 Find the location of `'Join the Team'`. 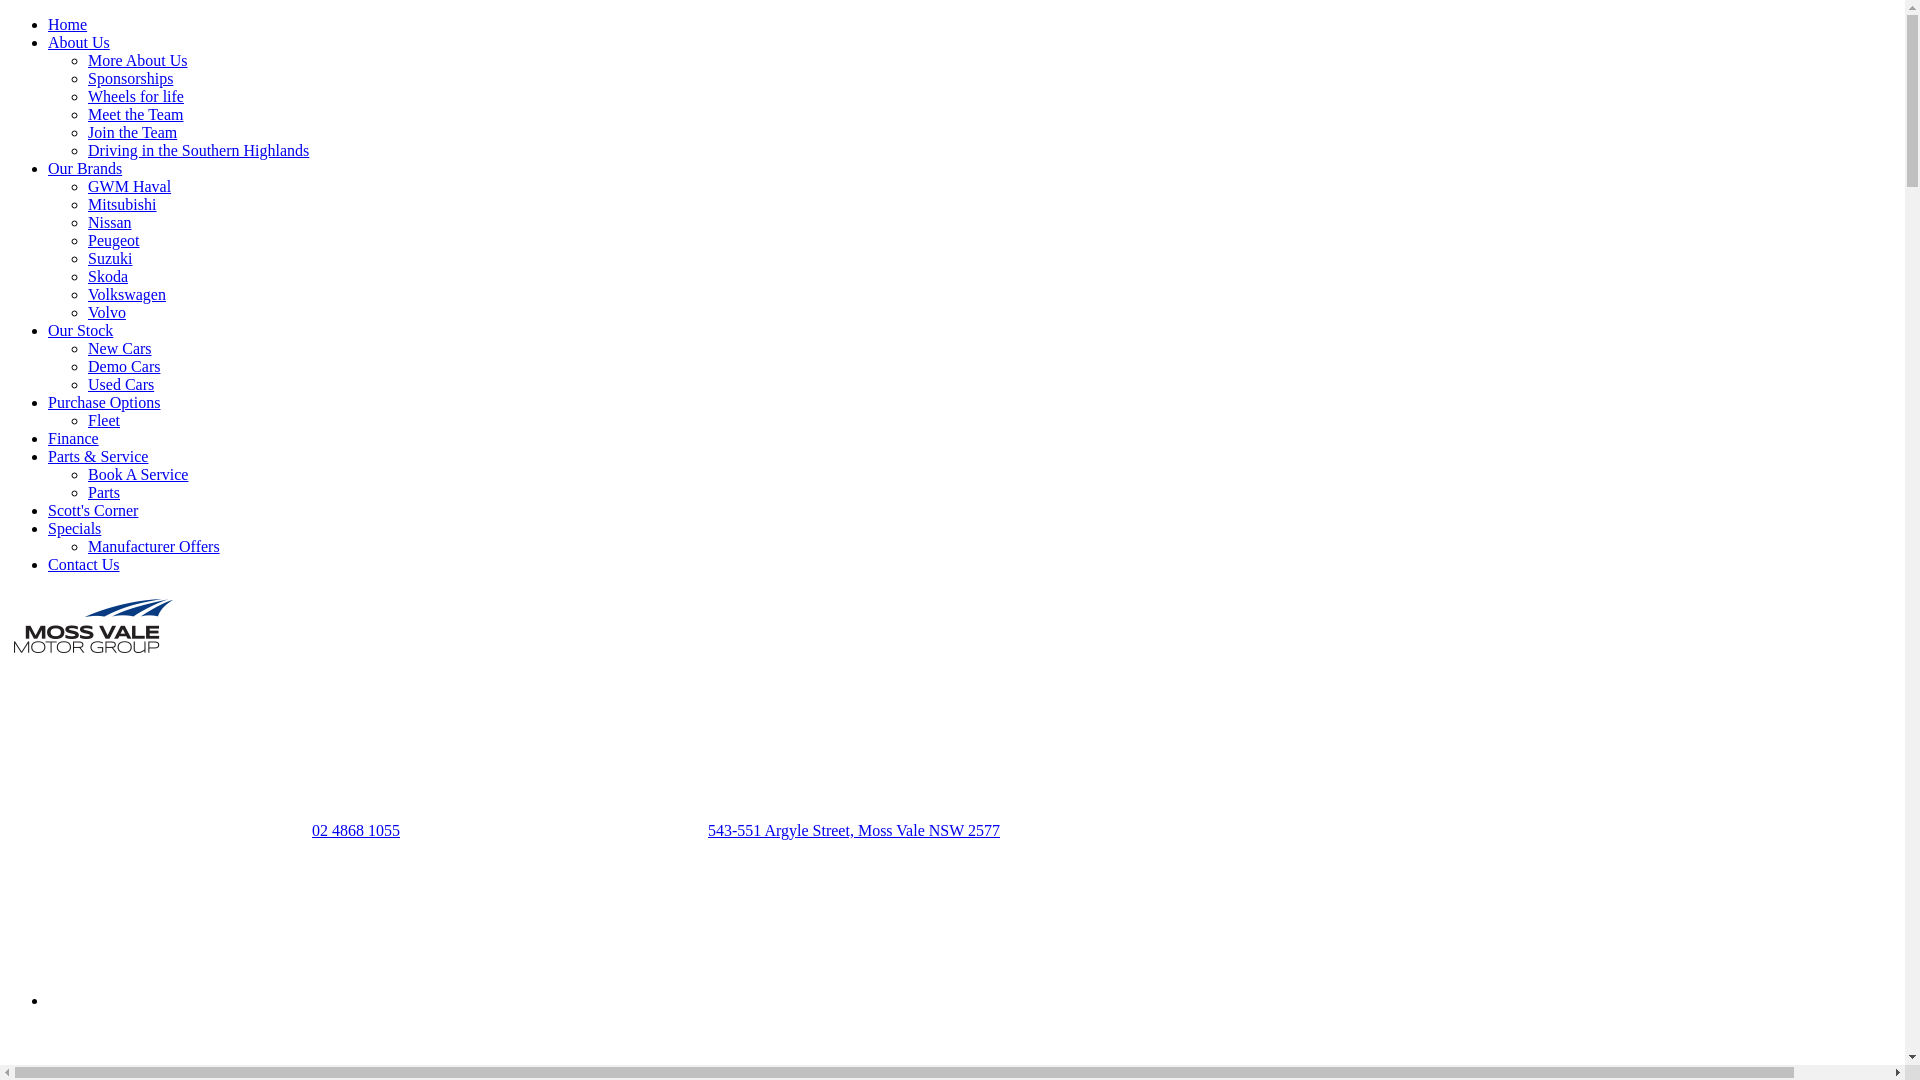

'Join the Team' is located at coordinates (131, 132).